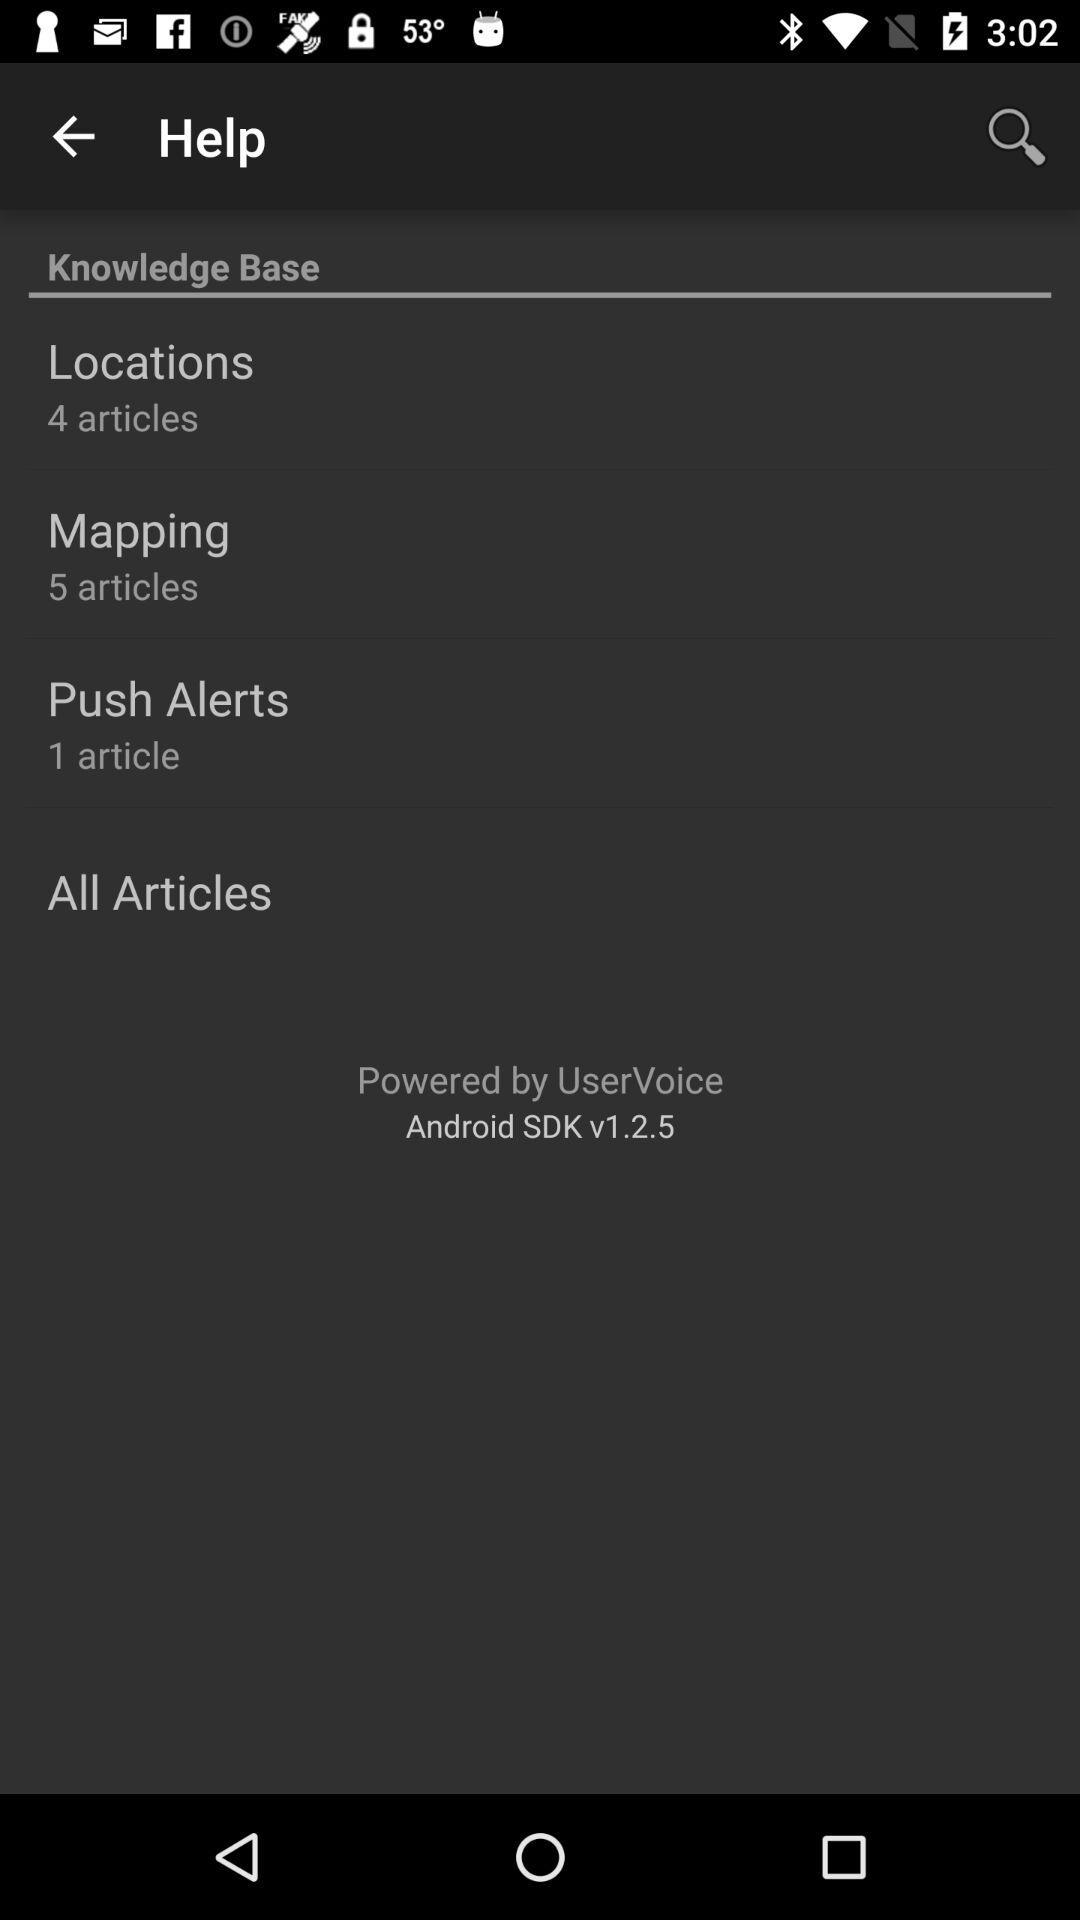 The height and width of the screenshot is (1920, 1080). Describe the element at coordinates (540, 1078) in the screenshot. I see `powered by uservoice icon` at that location.